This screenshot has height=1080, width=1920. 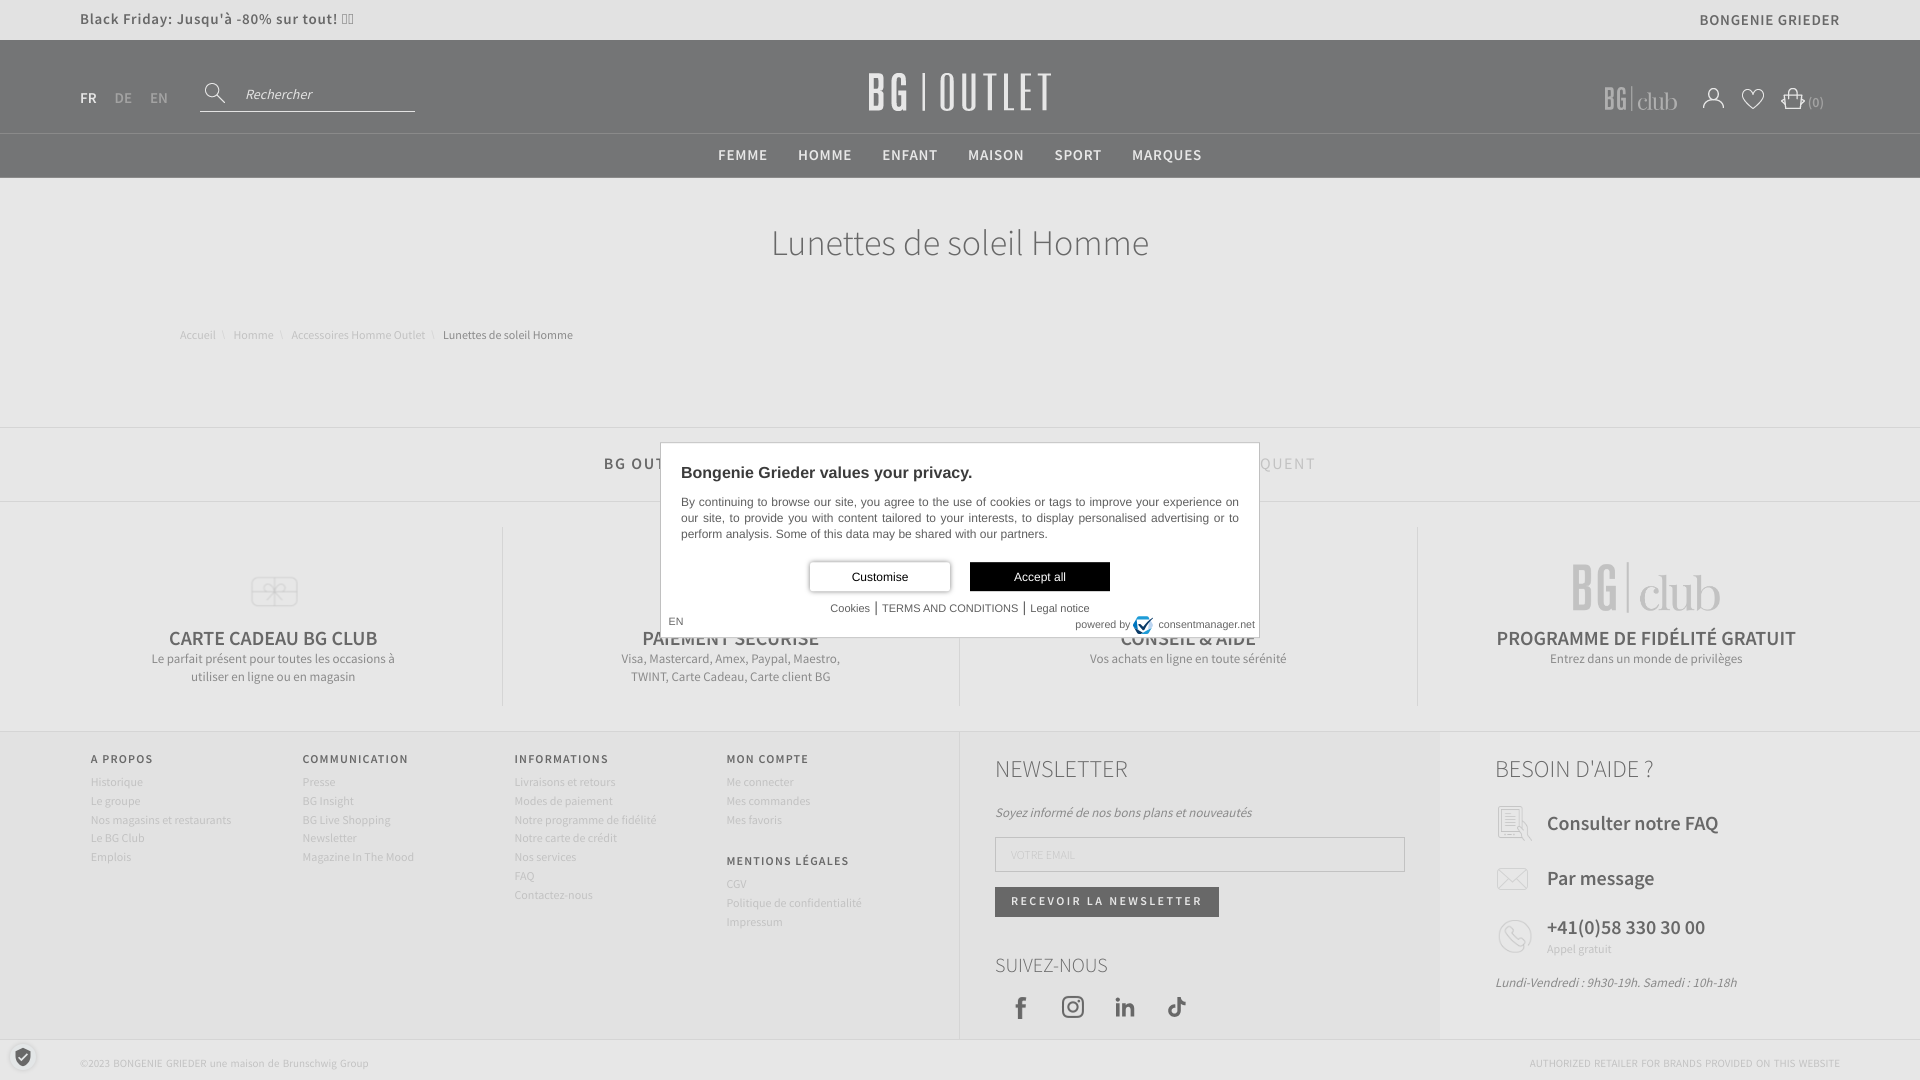 What do you see at coordinates (881, 608) in the screenshot?
I see `'TERMS AND CONDITIONS'` at bounding box center [881, 608].